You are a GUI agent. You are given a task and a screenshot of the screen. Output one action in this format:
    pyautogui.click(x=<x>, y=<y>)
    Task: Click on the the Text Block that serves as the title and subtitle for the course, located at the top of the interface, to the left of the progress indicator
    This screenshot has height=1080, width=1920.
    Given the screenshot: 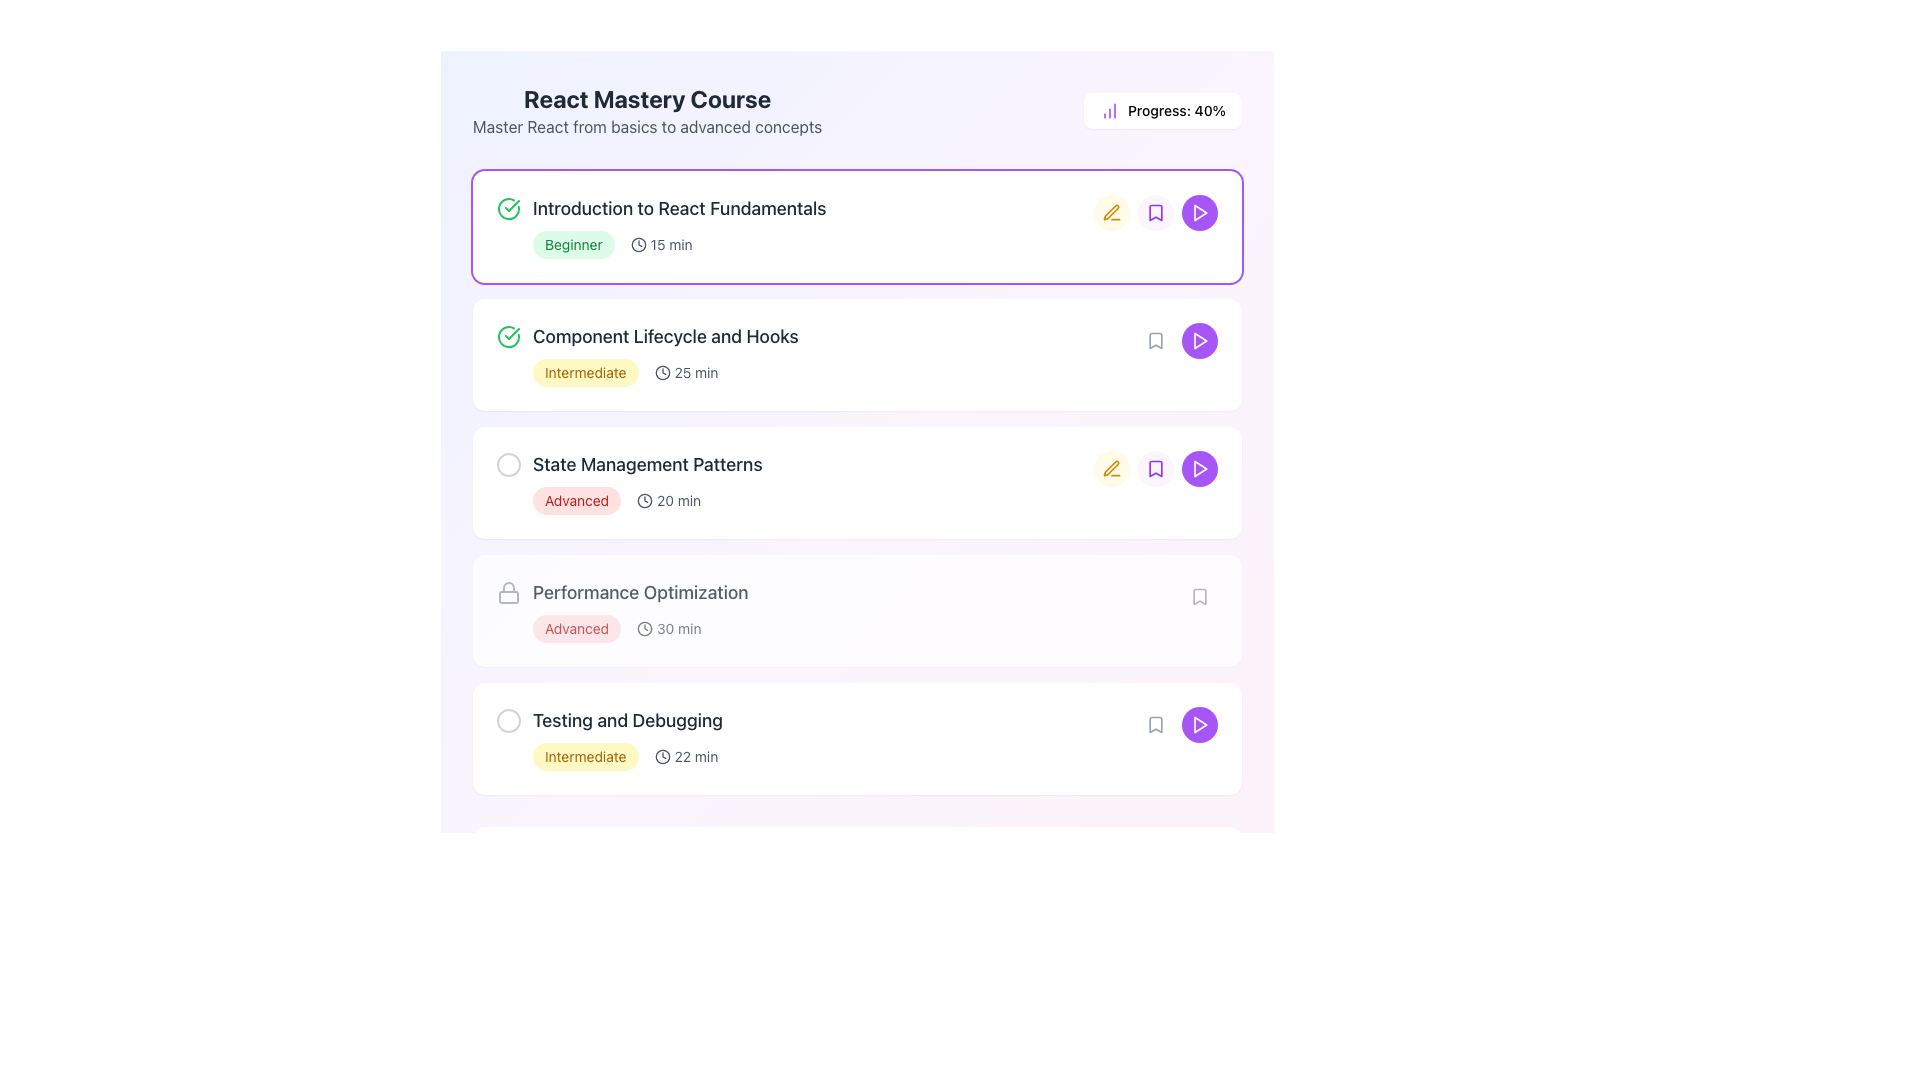 What is the action you would take?
    pyautogui.click(x=647, y=111)
    